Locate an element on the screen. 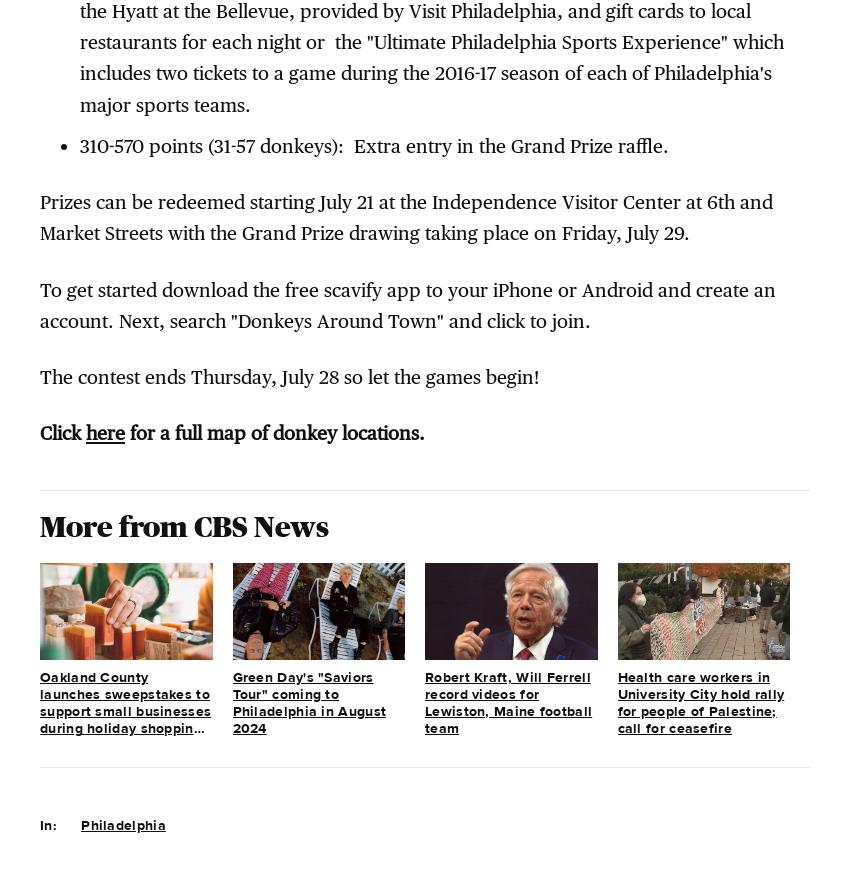  'for a full map of donkey locations.' is located at coordinates (124, 431).